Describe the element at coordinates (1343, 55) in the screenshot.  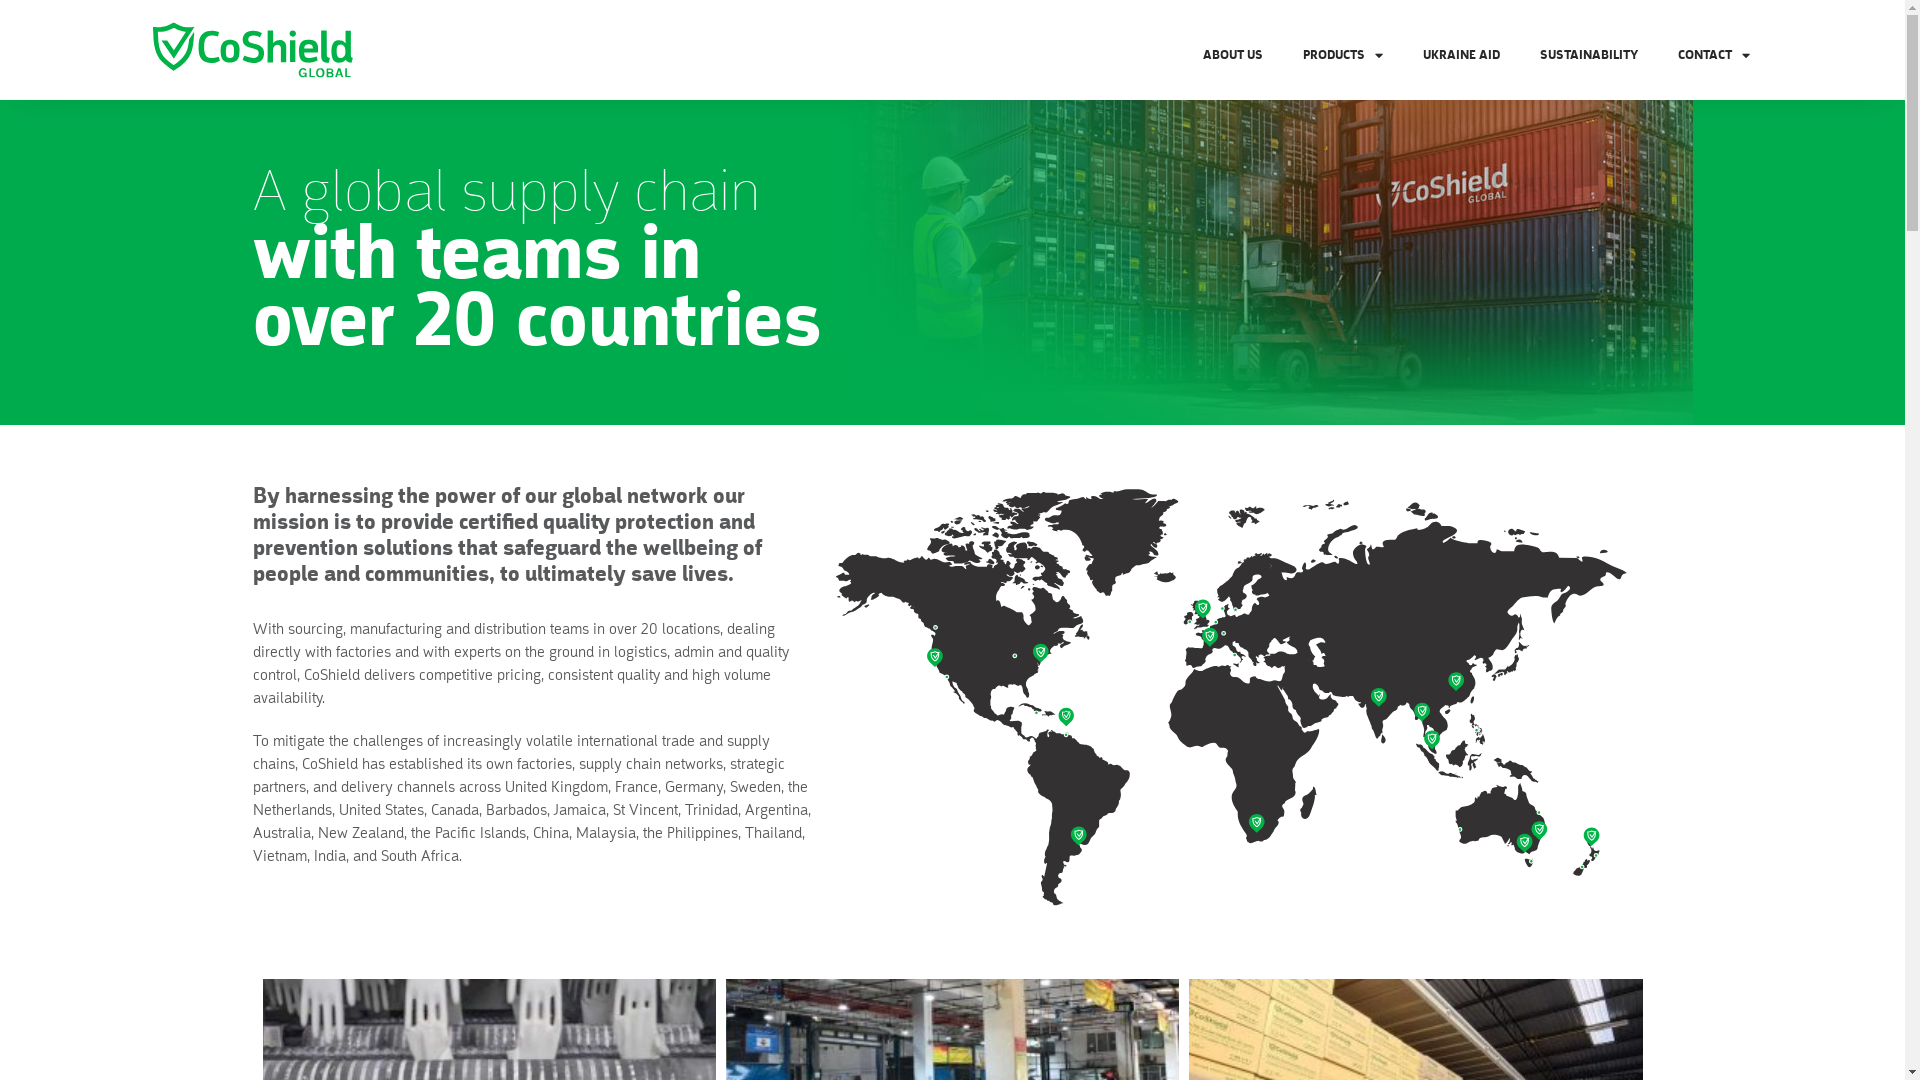
I see `'PRODUCTS'` at that location.